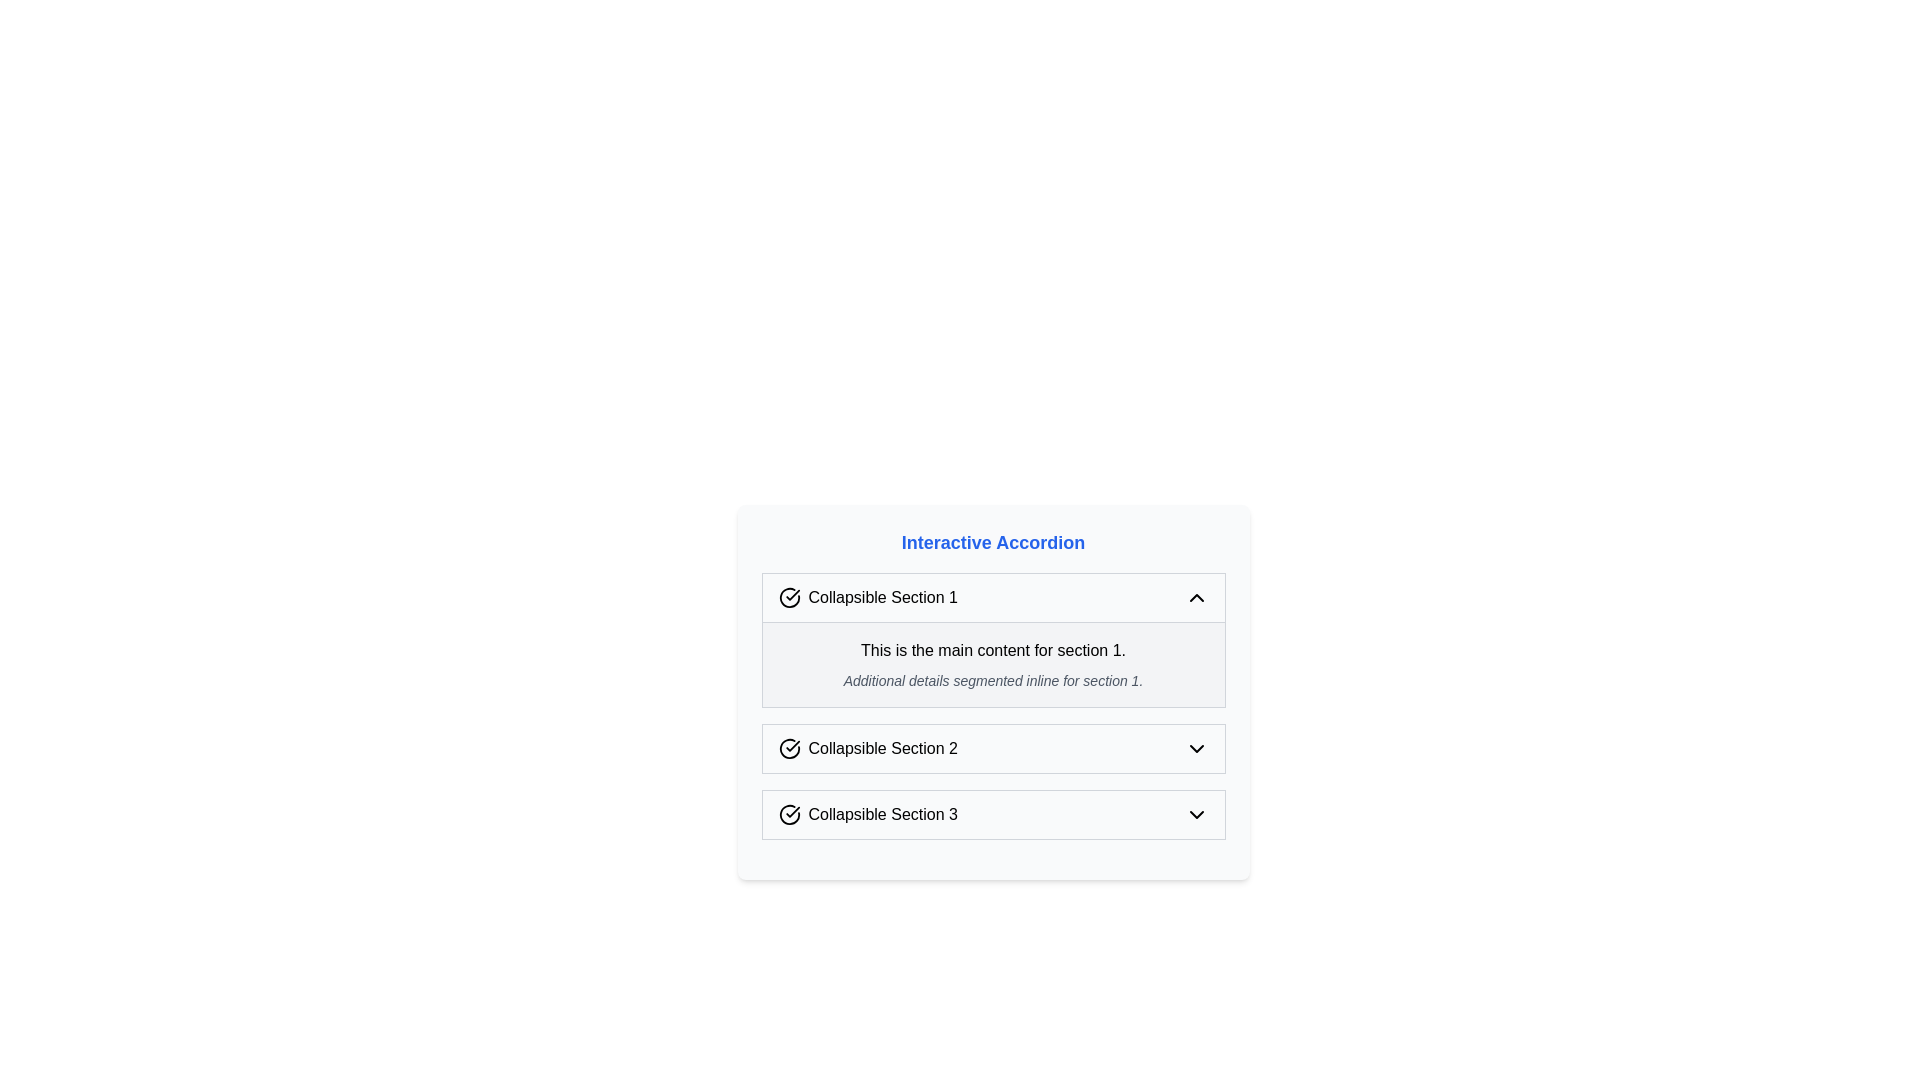 Image resolution: width=1920 pixels, height=1080 pixels. Describe the element at coordinates (993, 664) in the screenshot. I see `content from the text block that states 'This is the main content for section 1.' and includes additional details in italicized smaller text, located within 'Collapsible Section 1'` at that location.